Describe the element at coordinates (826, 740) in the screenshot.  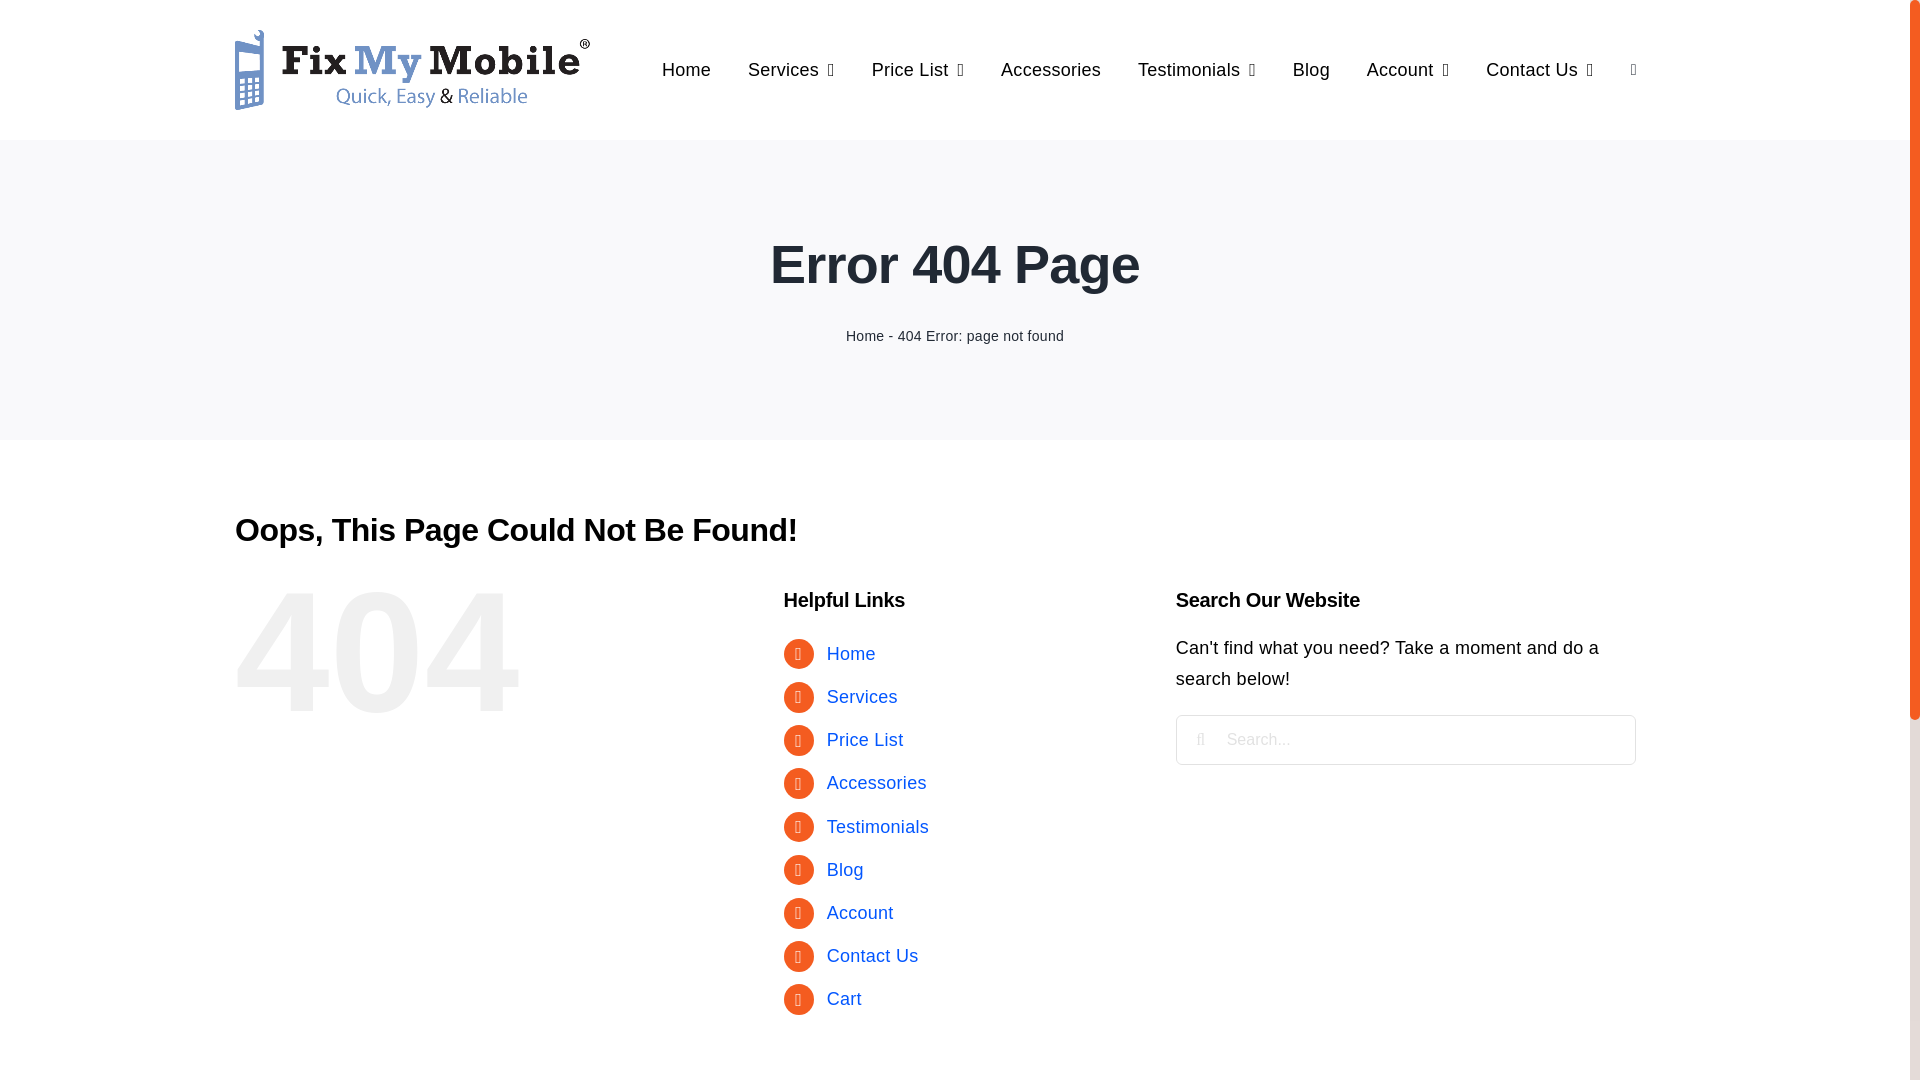
I see `'Price List'` at that location.